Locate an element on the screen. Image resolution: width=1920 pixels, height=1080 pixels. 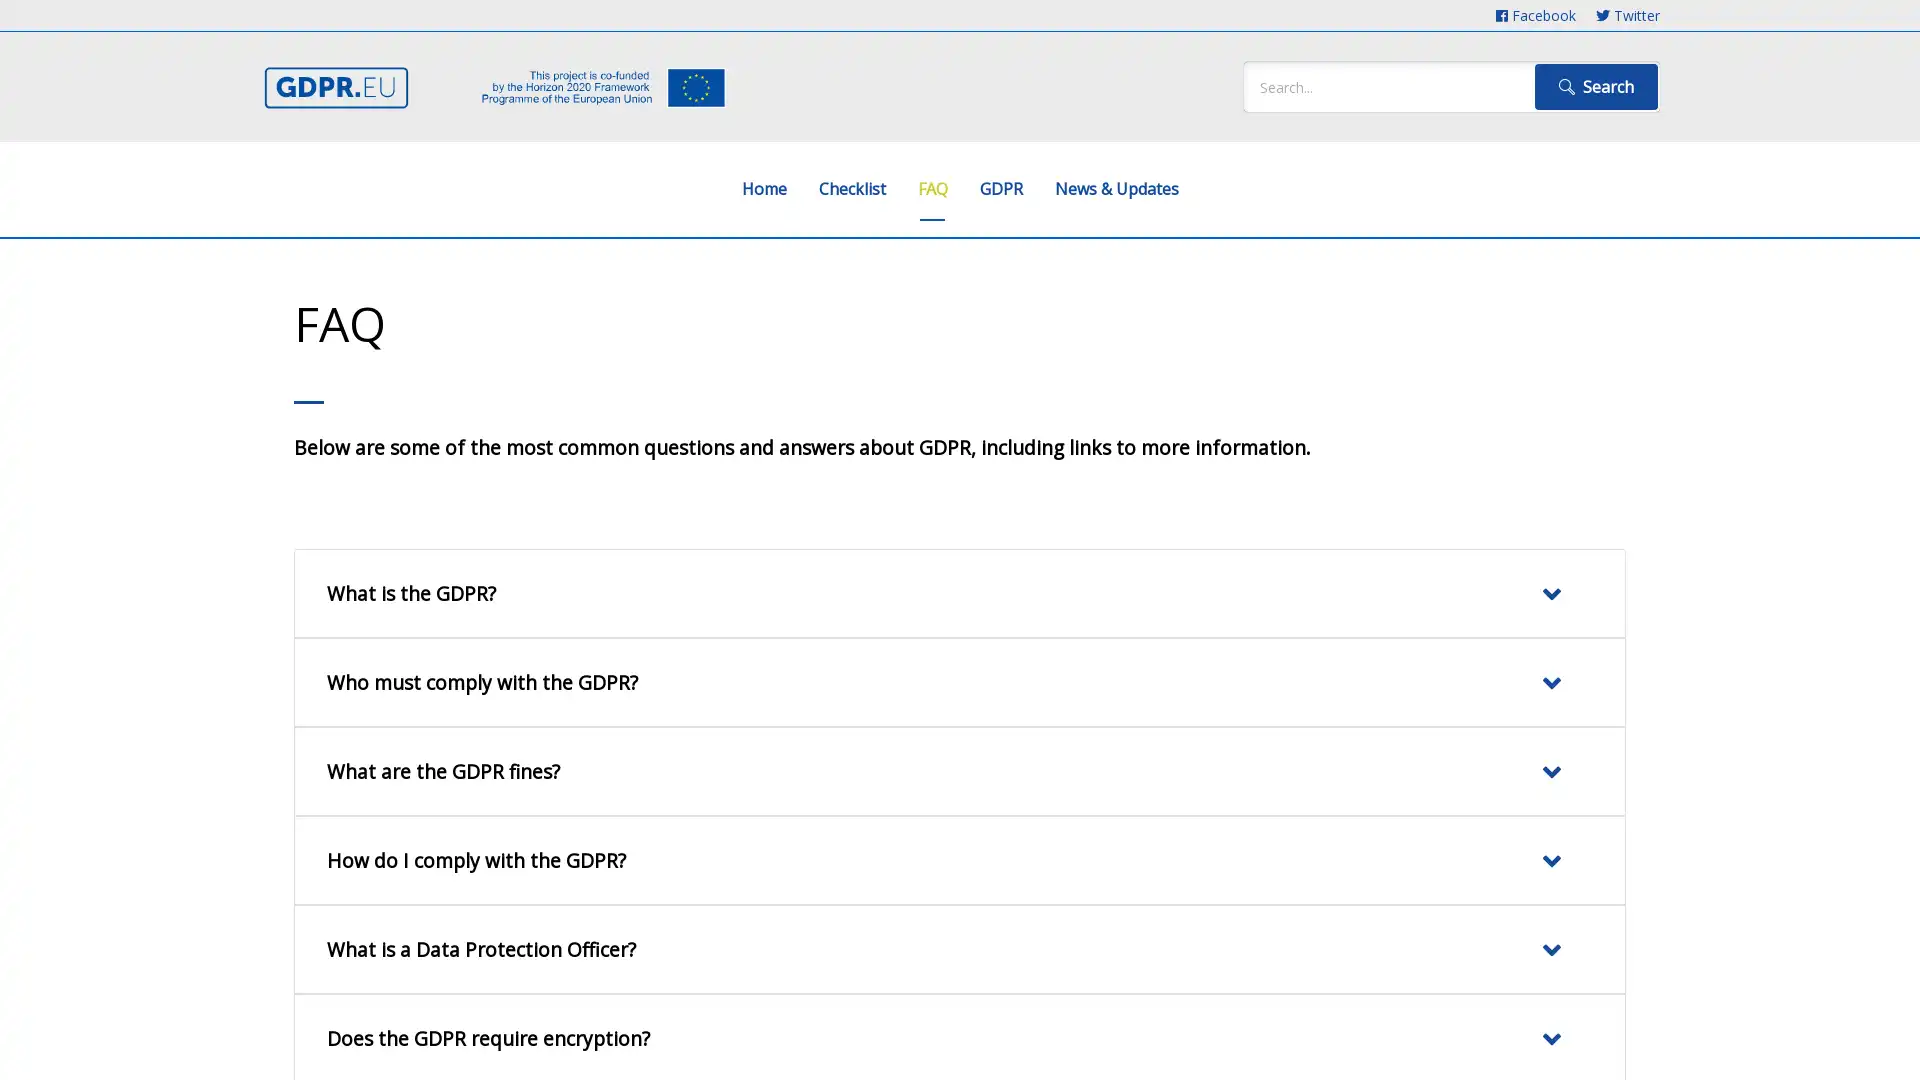
Search is located at coordinates (1595, 86).